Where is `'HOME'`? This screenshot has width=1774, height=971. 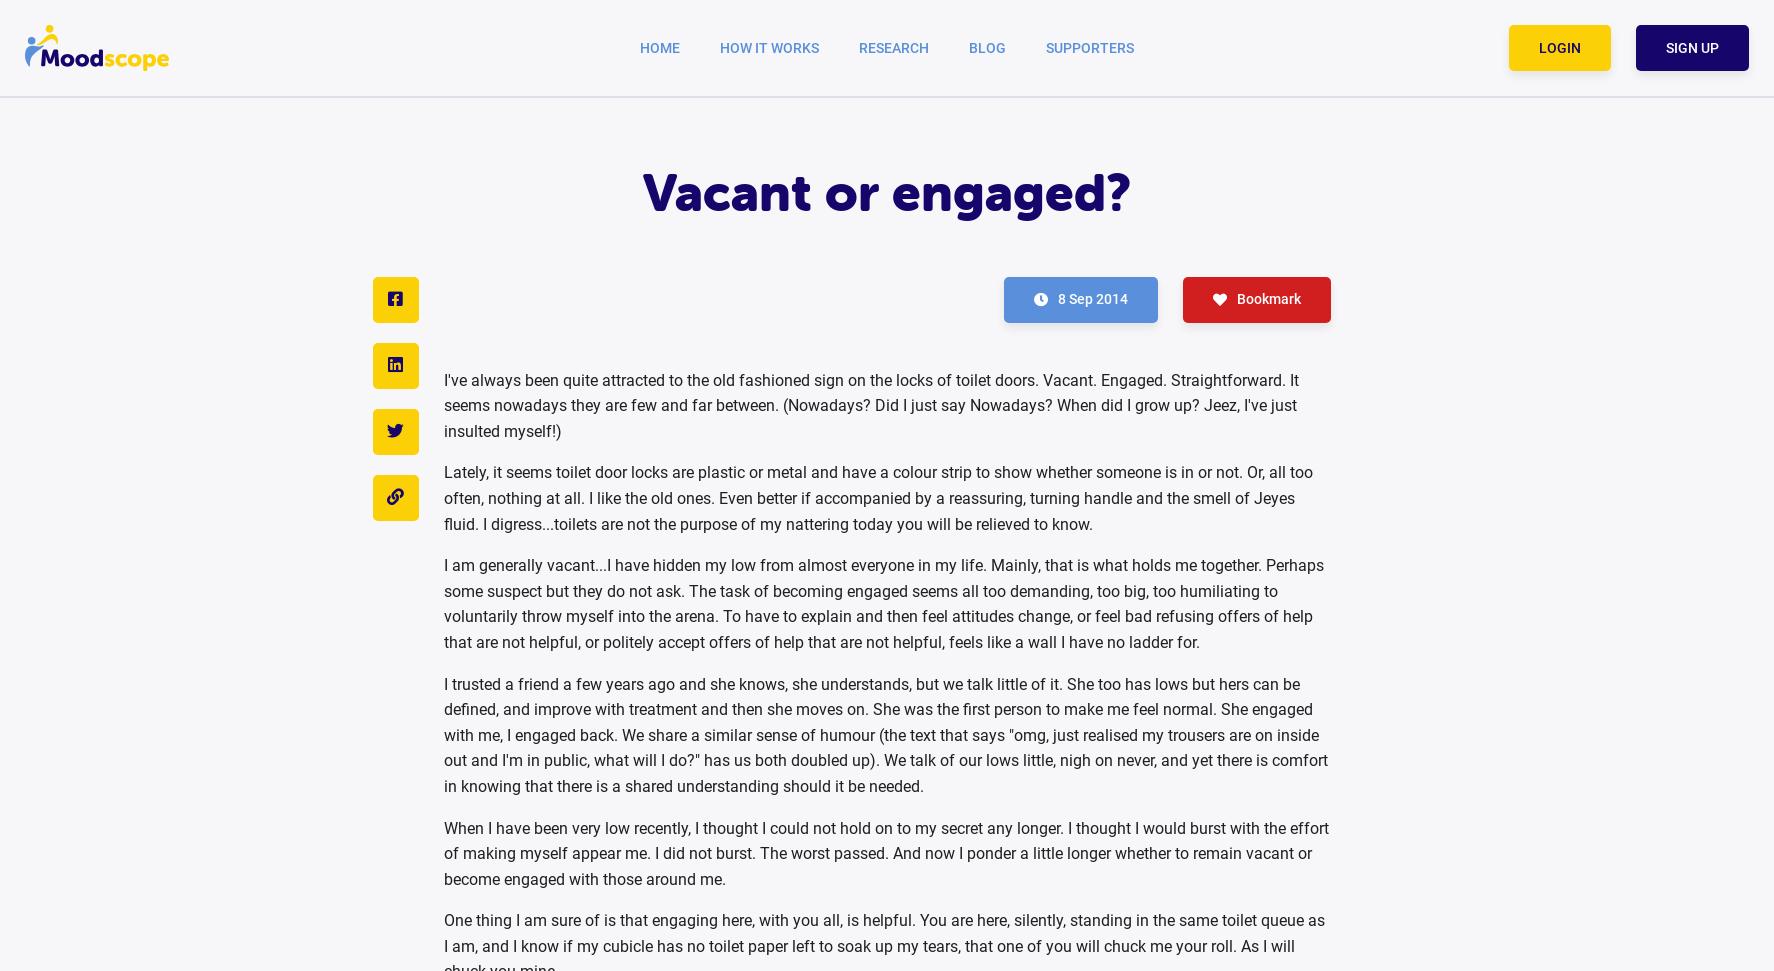 'HOME' is located at coordinates (659, 46).